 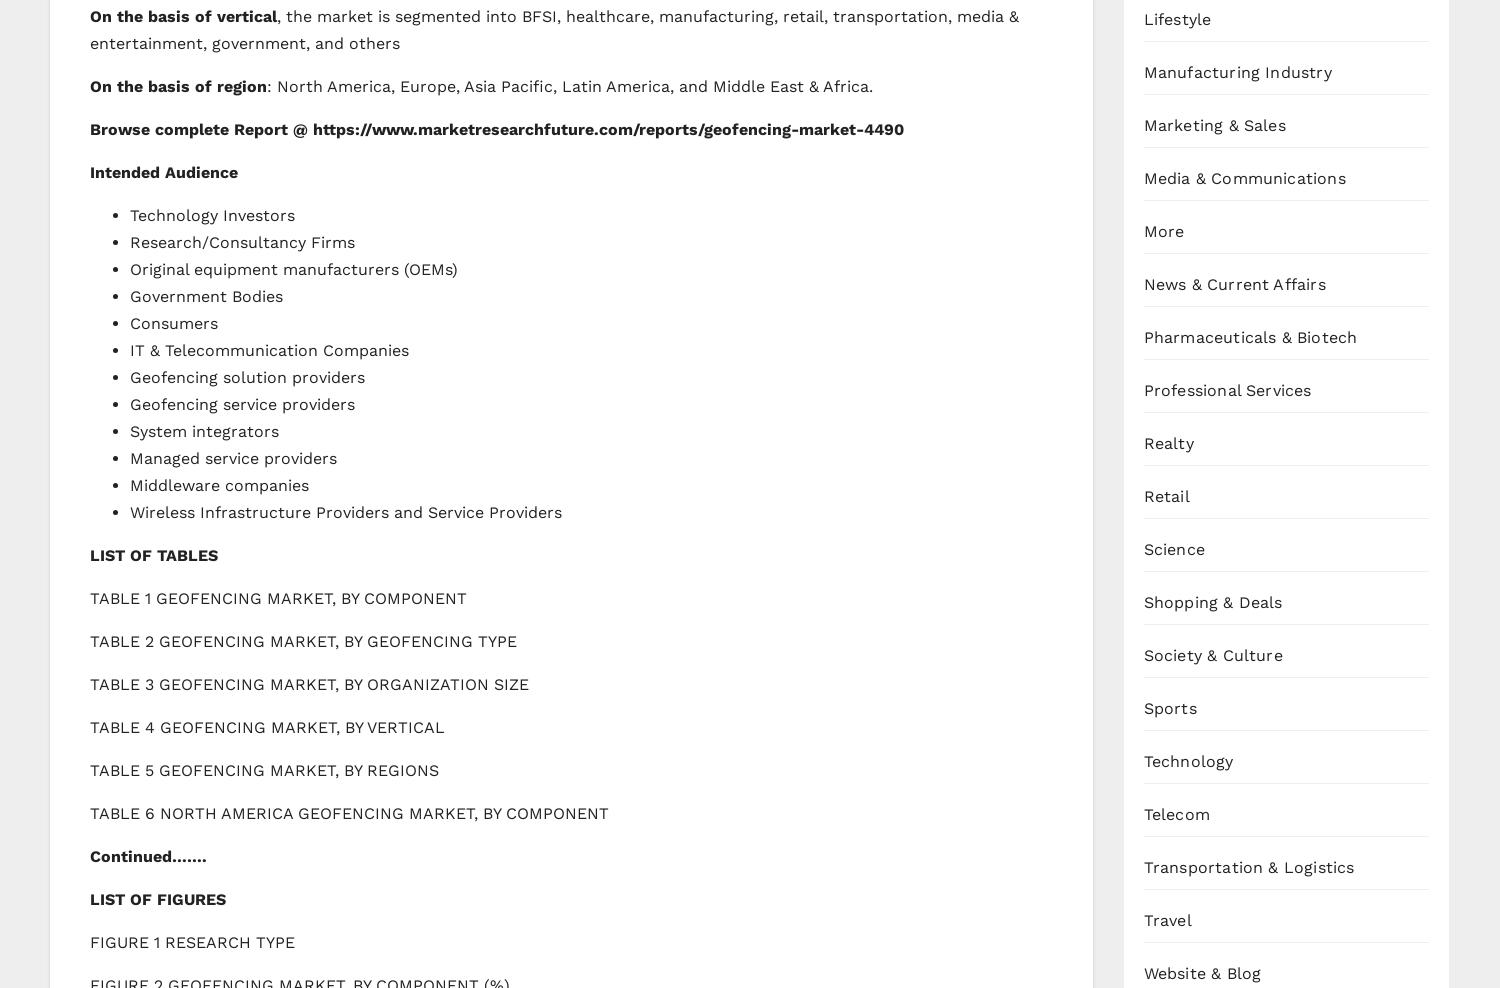 I want to click on 'Society & Culture', so click(x=1211, y=653).